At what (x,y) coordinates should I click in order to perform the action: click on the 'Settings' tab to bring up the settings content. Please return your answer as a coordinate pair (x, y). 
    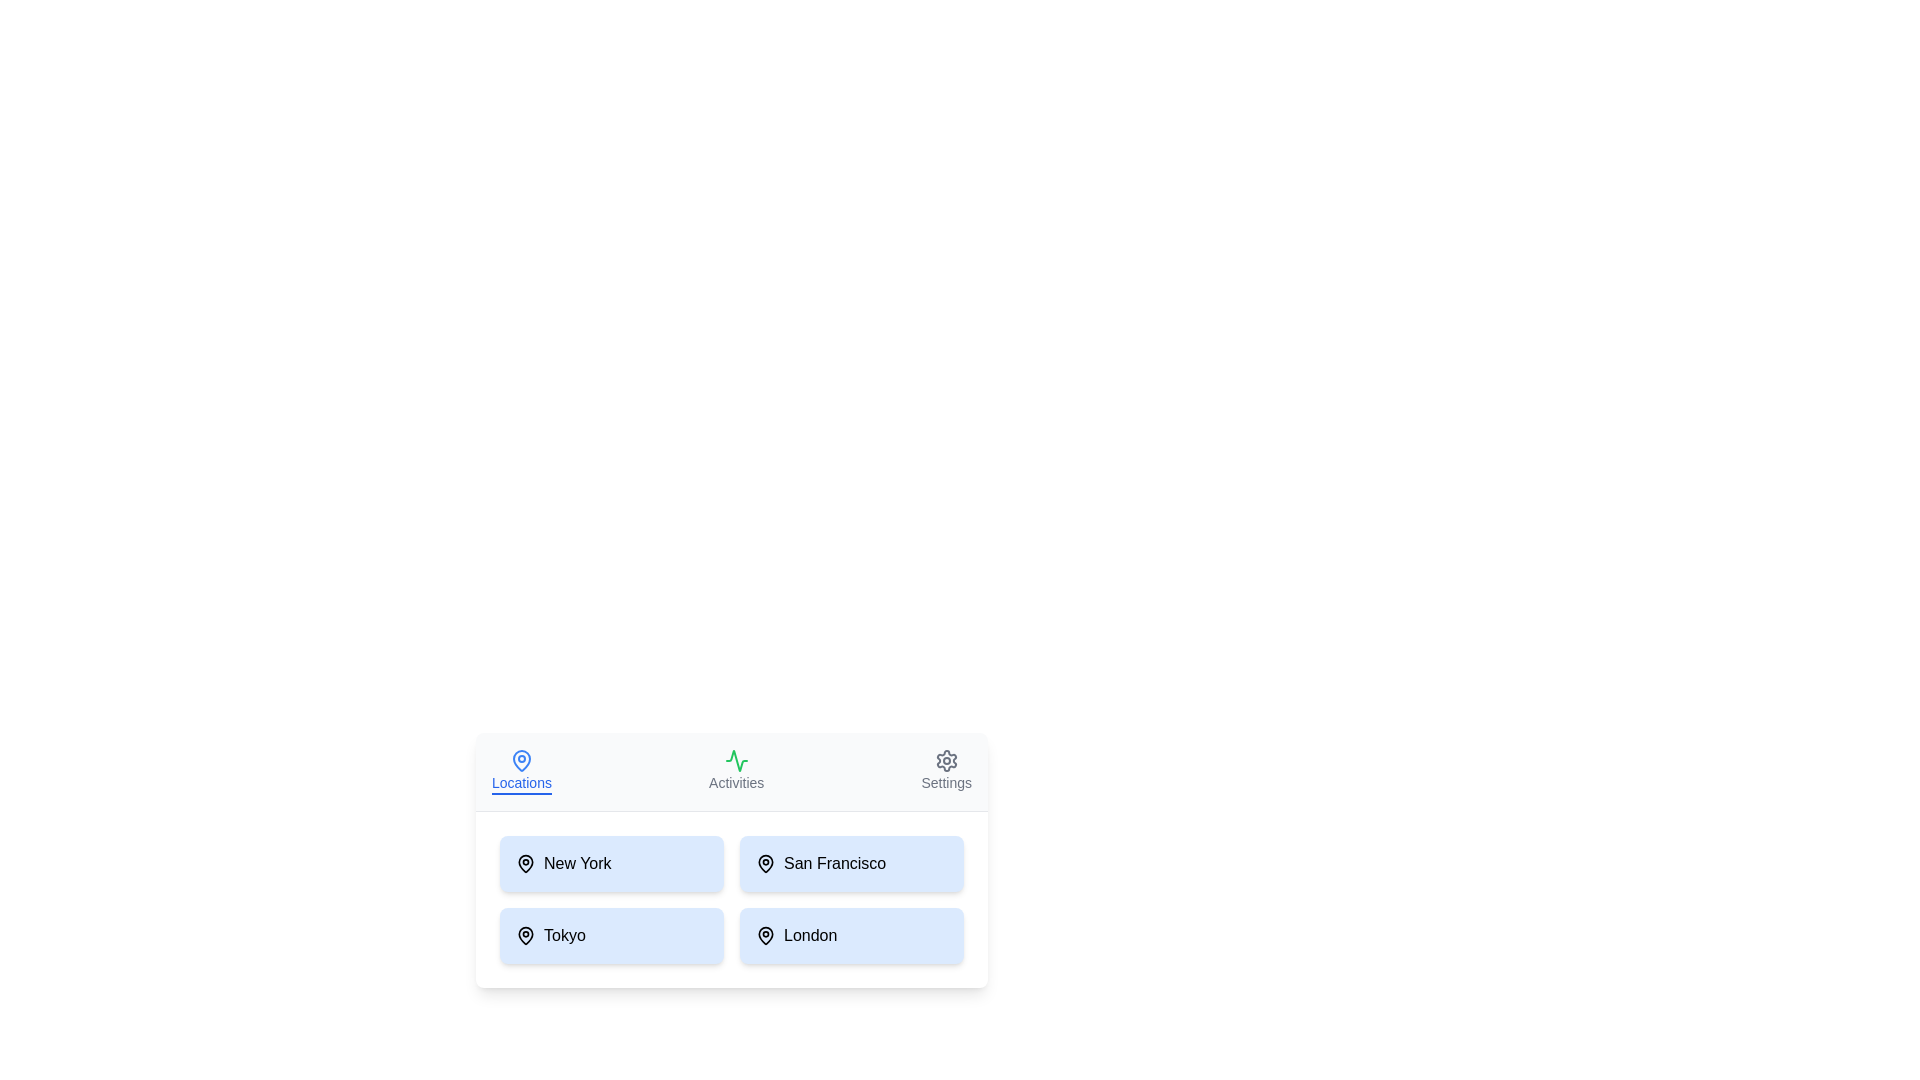
    Looking at the image, I should click on (945, 770).